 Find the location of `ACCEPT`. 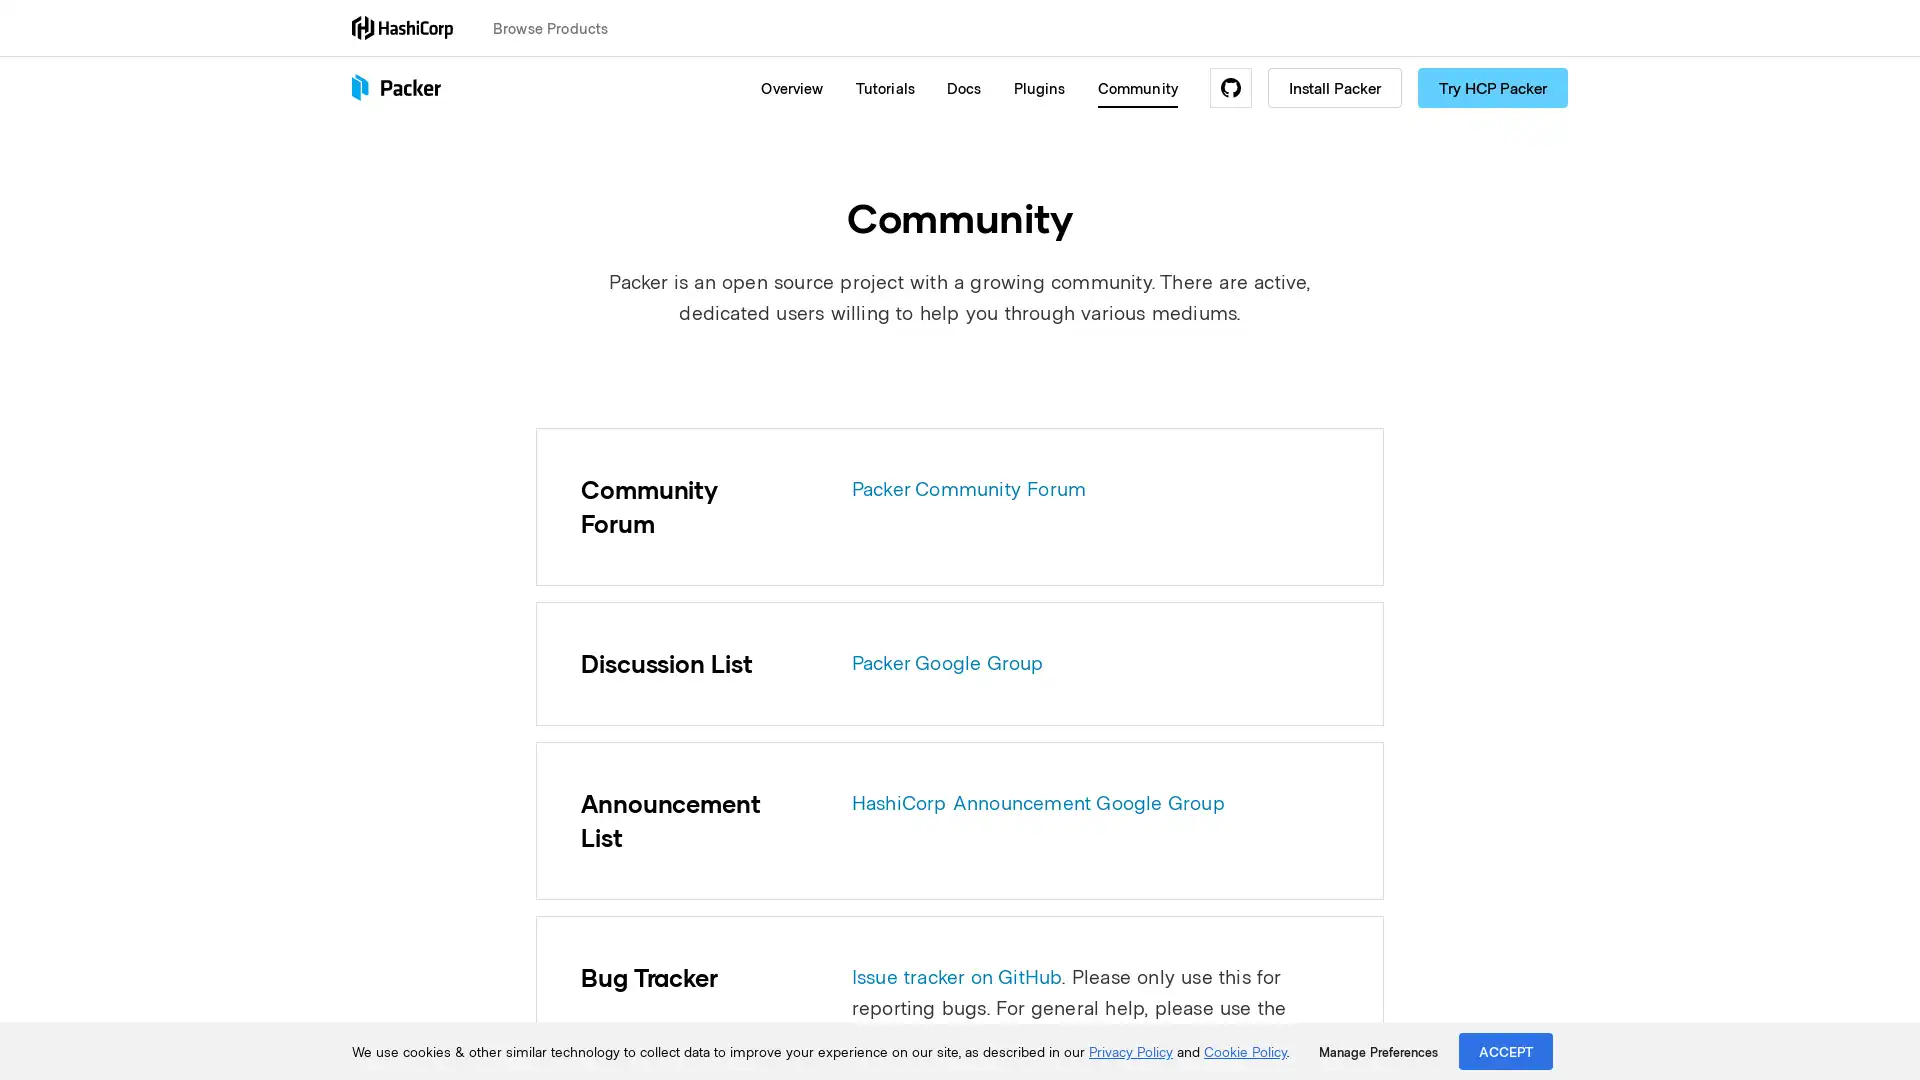

ACCEPT is located at coordinates (1506, 1050).